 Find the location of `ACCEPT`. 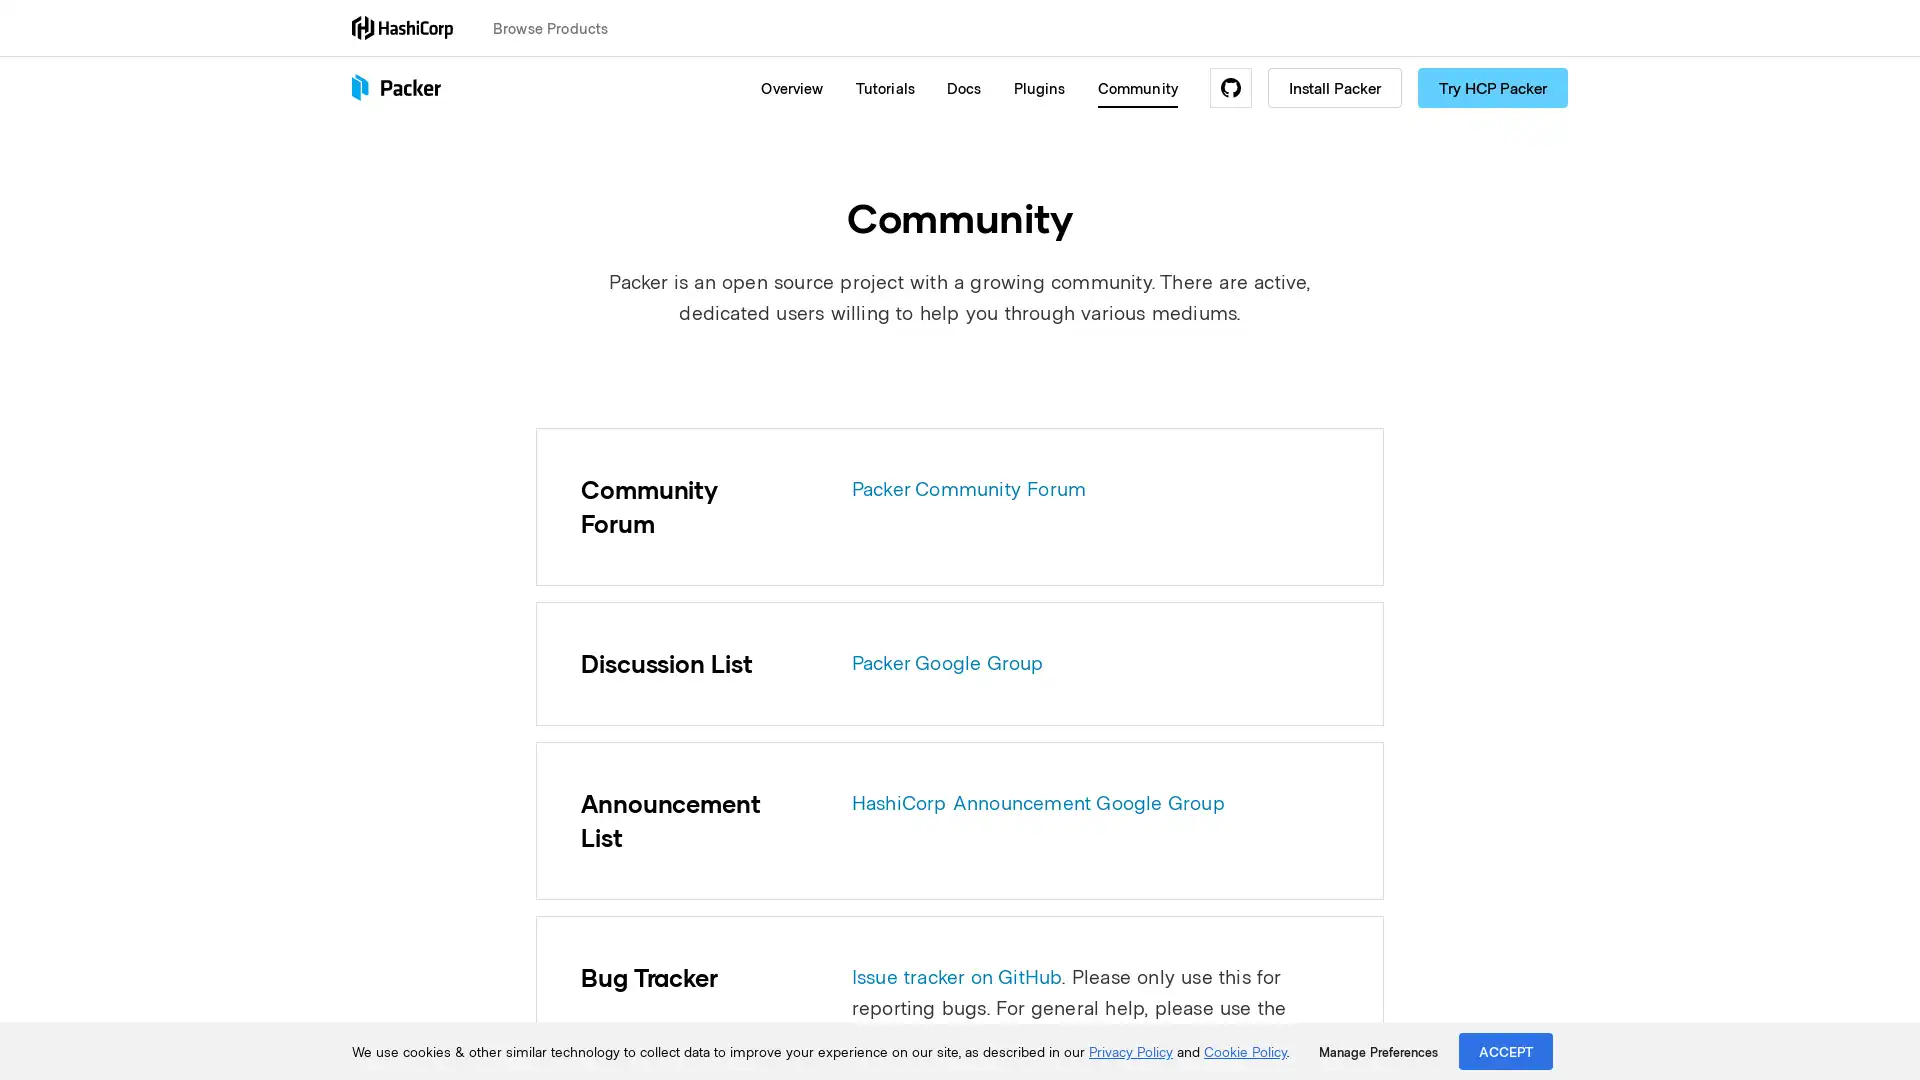

ACCEPT is located at coordinates (1506, 1050).